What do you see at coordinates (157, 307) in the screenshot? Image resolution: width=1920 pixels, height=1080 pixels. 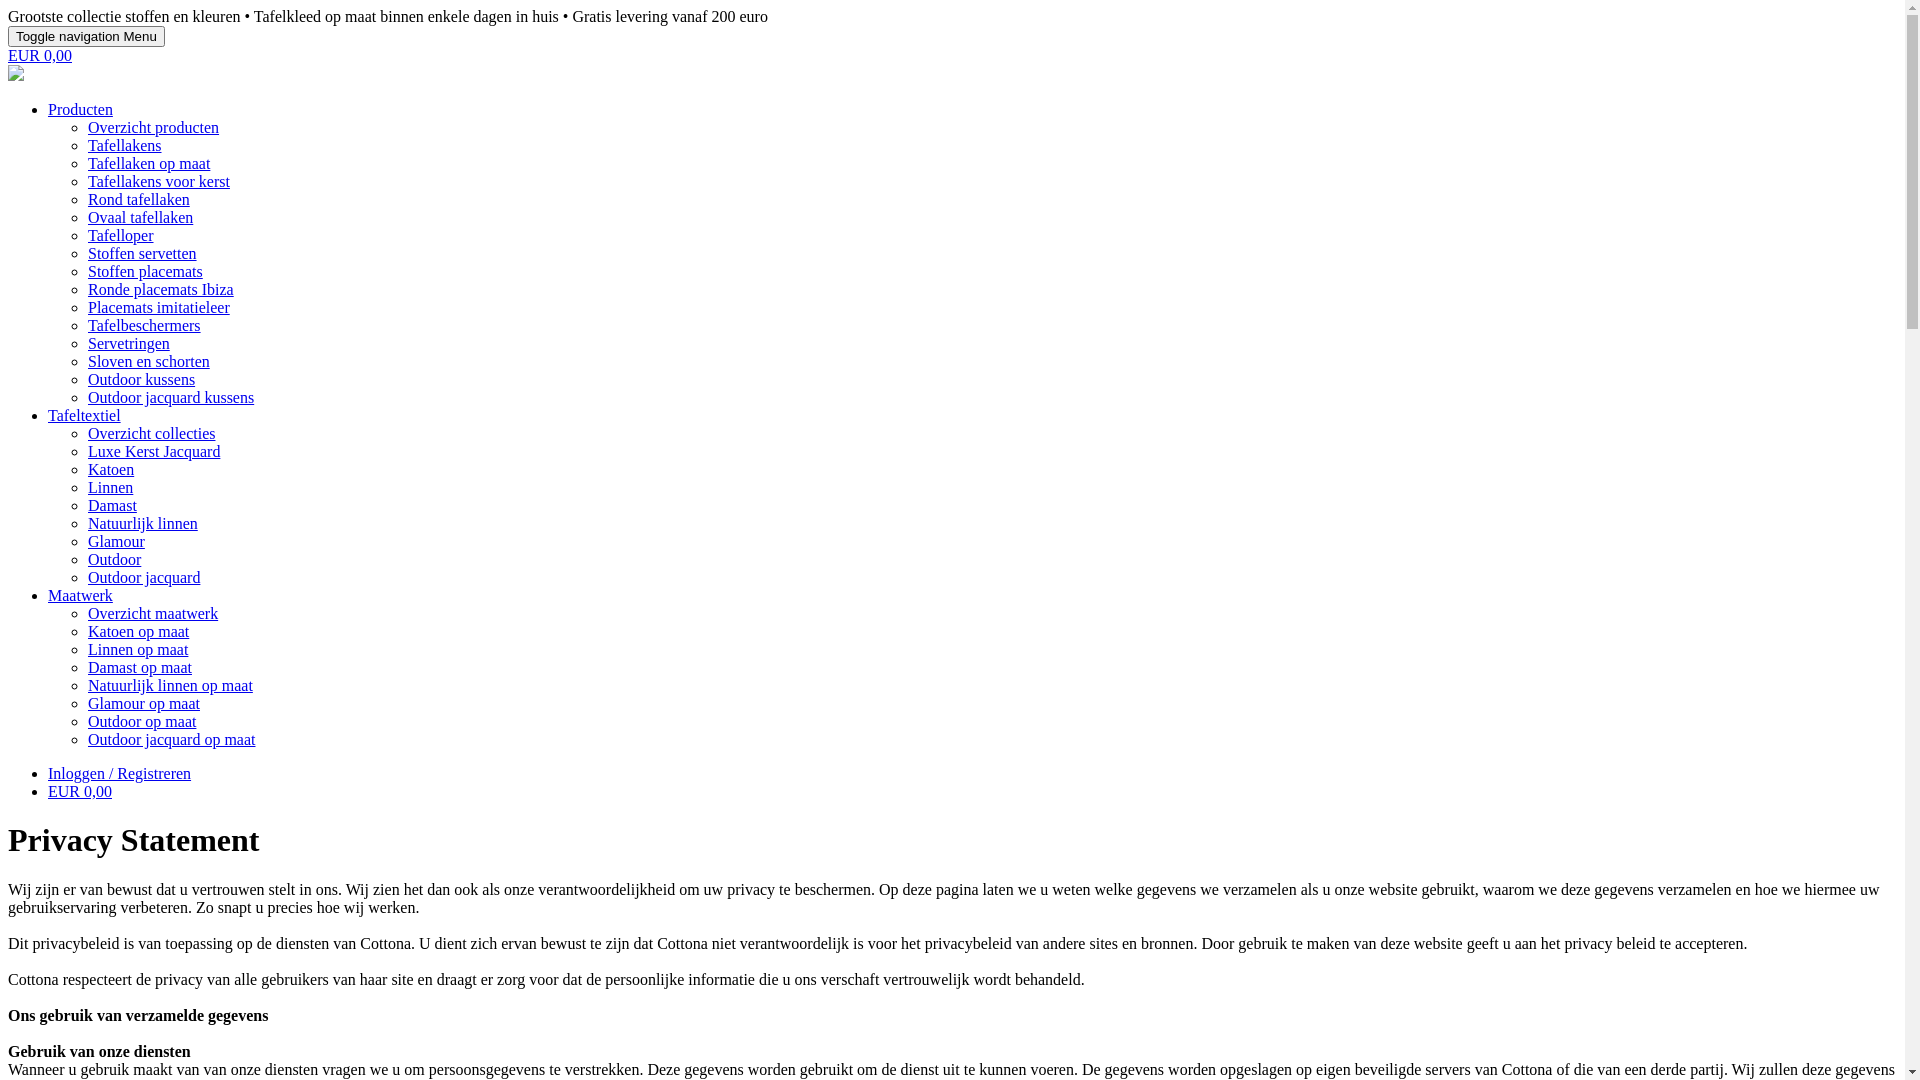 I see `'Placemats imitatieleer'` at bounding box center [157, 307].